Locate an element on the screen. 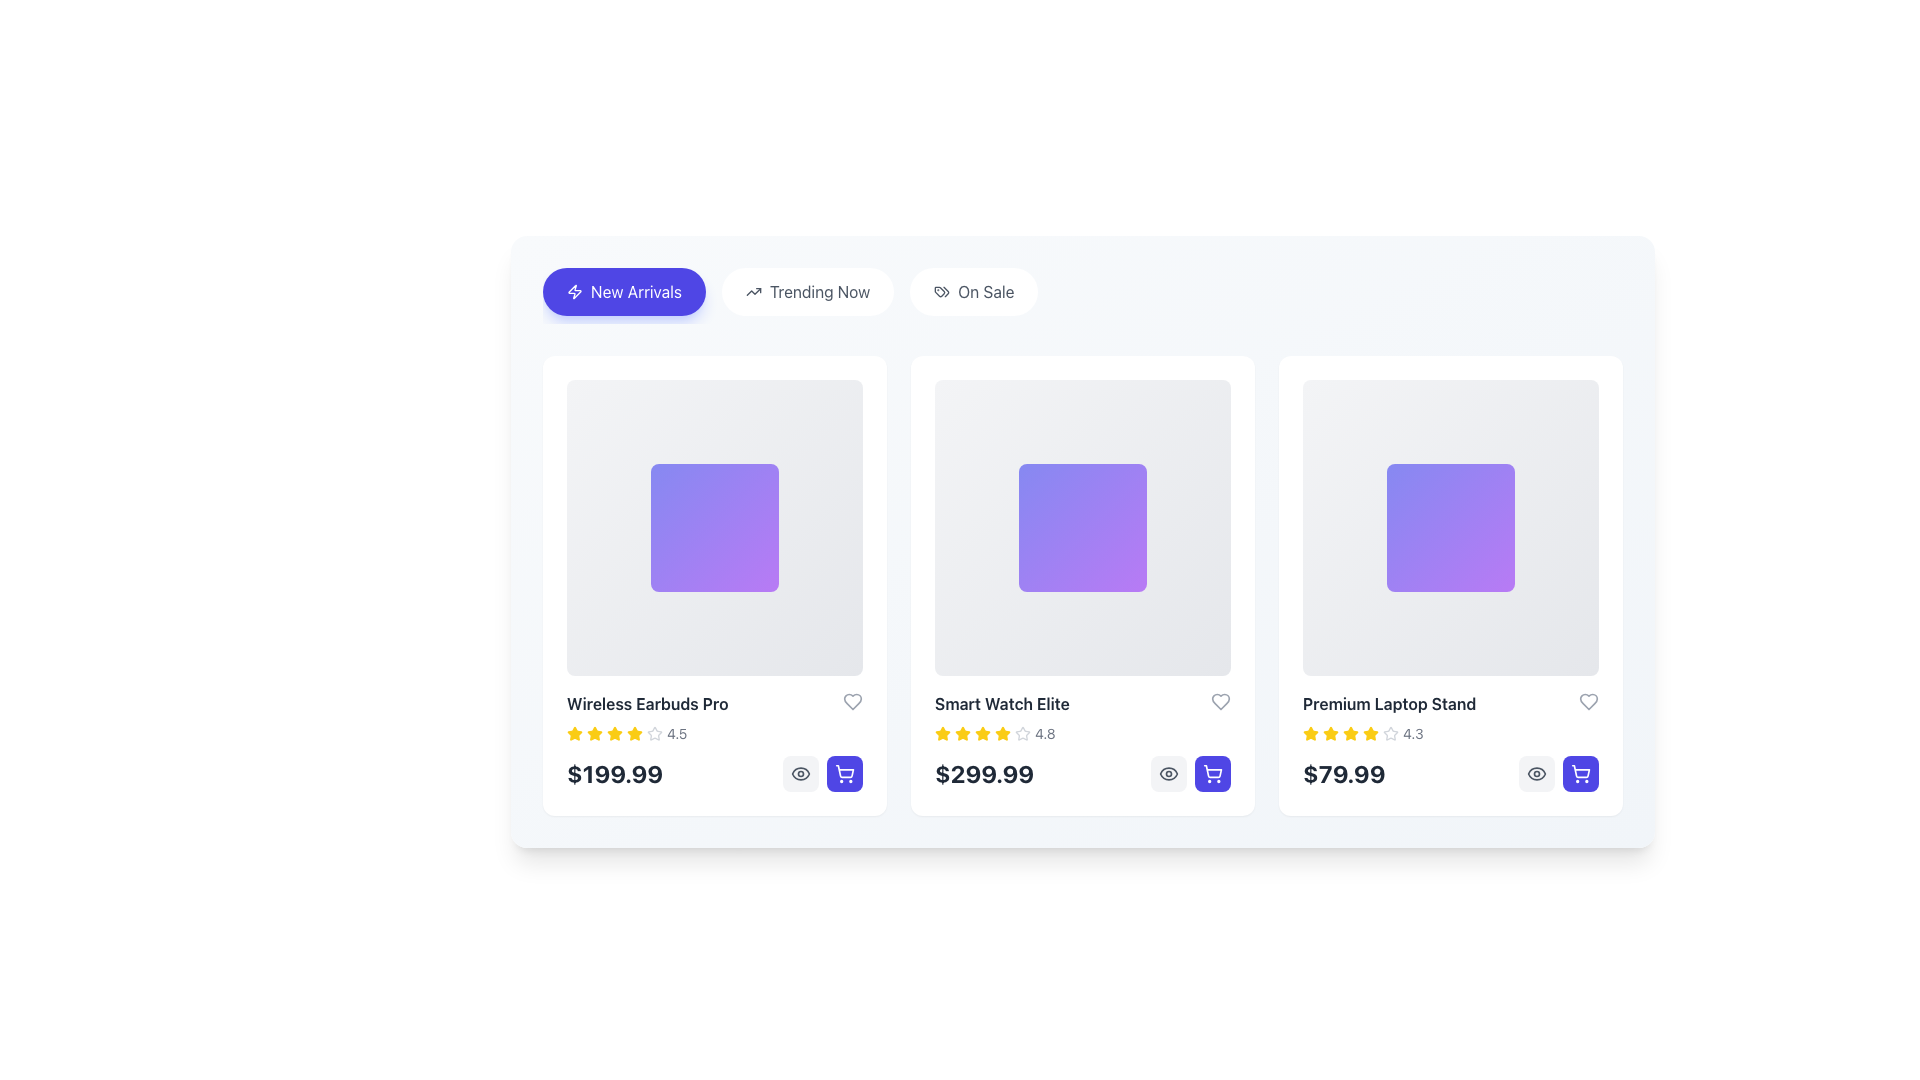  the Icon Button located at the bottom right corner of the 'Smart Watch Elite' card interface, which allows users is located at coordinates (801, 773).